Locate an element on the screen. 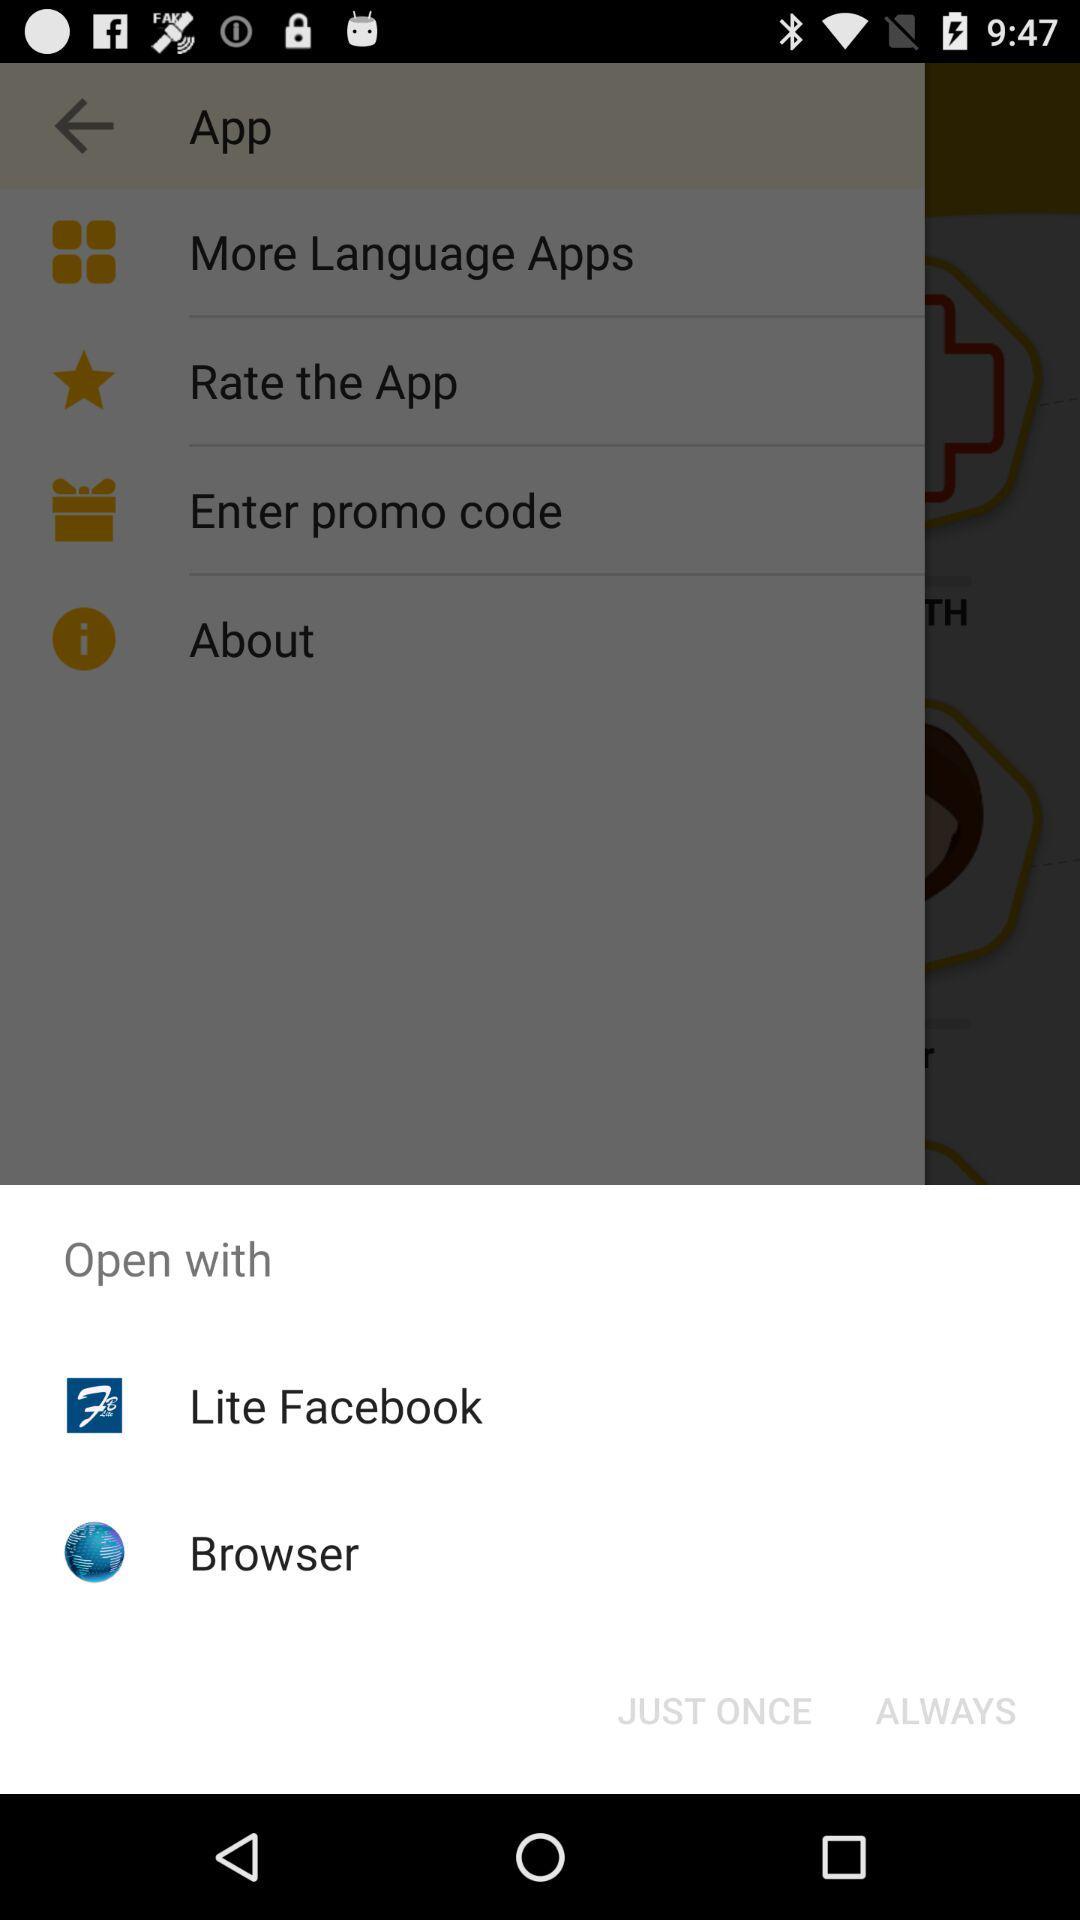 The image size is (1080, 1920). the always is located at coordinates (945, 1708).